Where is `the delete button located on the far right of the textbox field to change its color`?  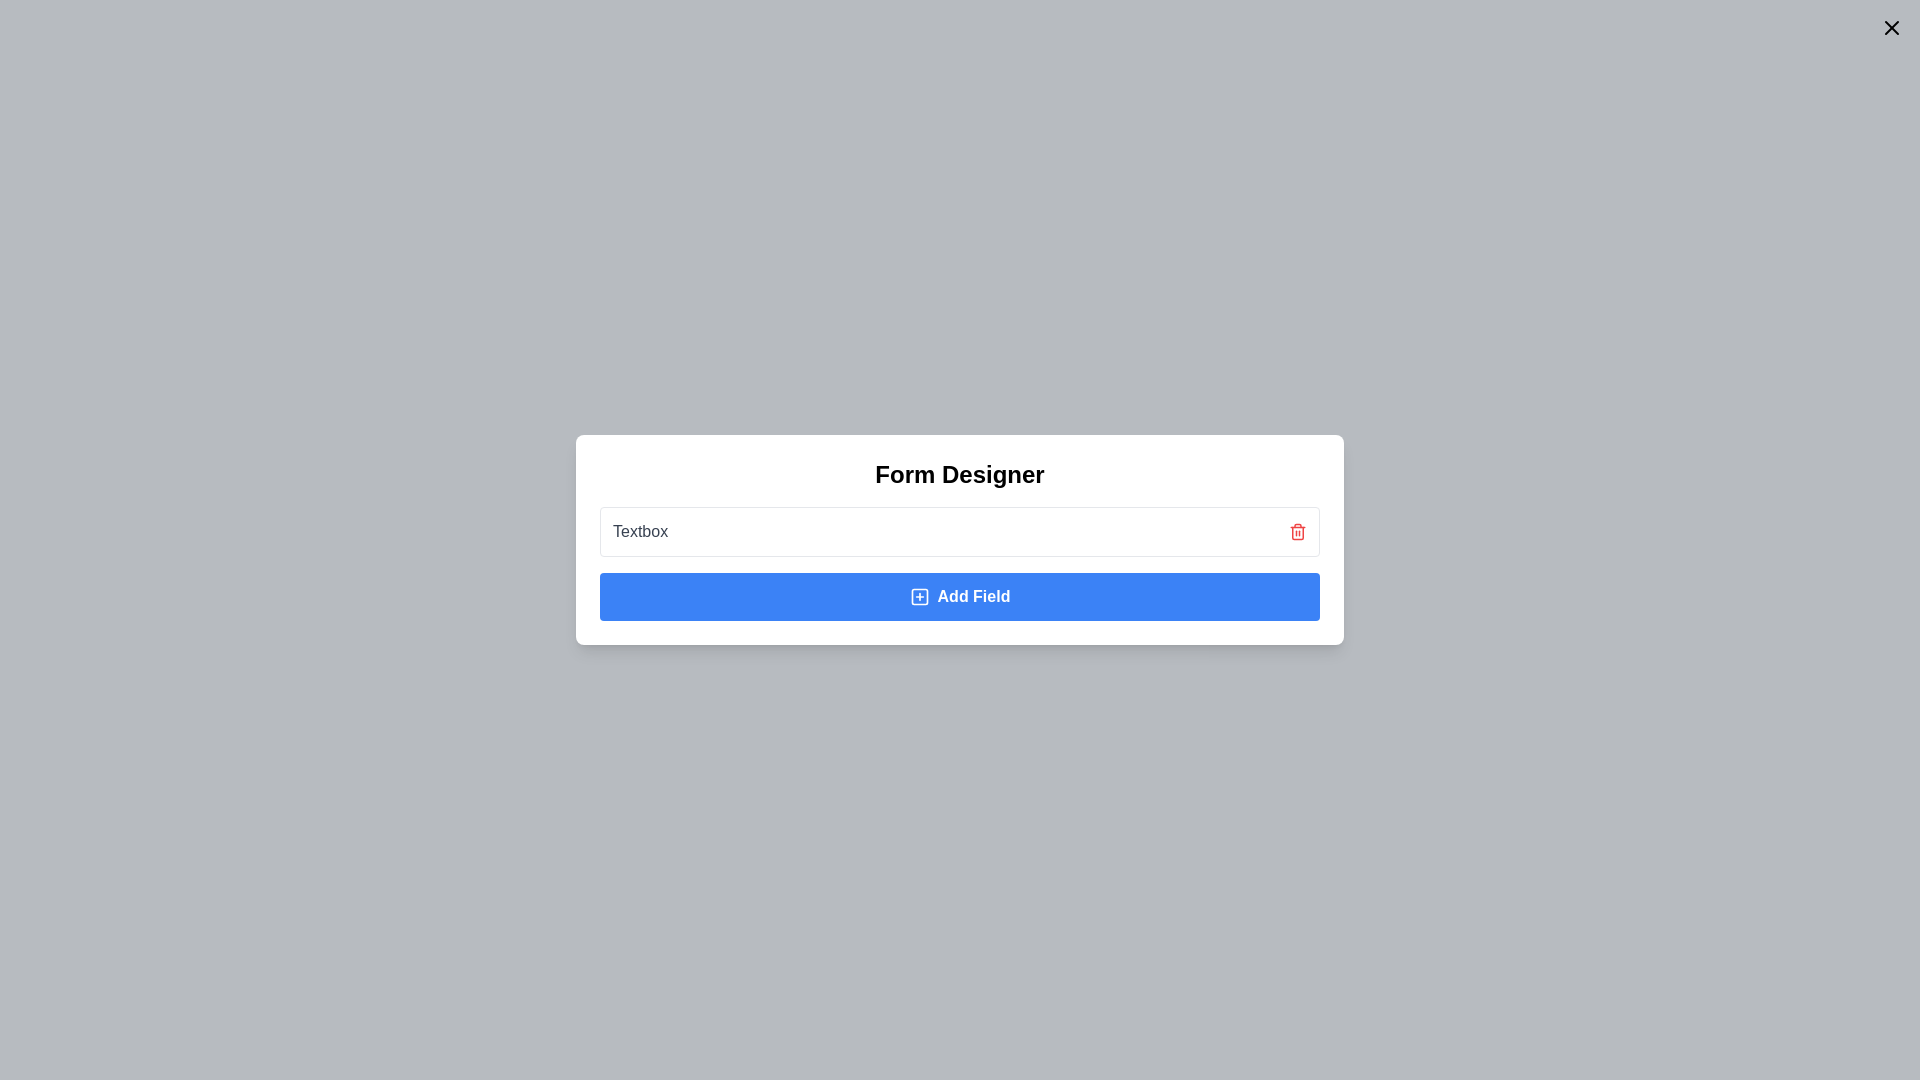 the delete button located on the far right of the textbox field to change its color is located at coordinates (1297, 531).